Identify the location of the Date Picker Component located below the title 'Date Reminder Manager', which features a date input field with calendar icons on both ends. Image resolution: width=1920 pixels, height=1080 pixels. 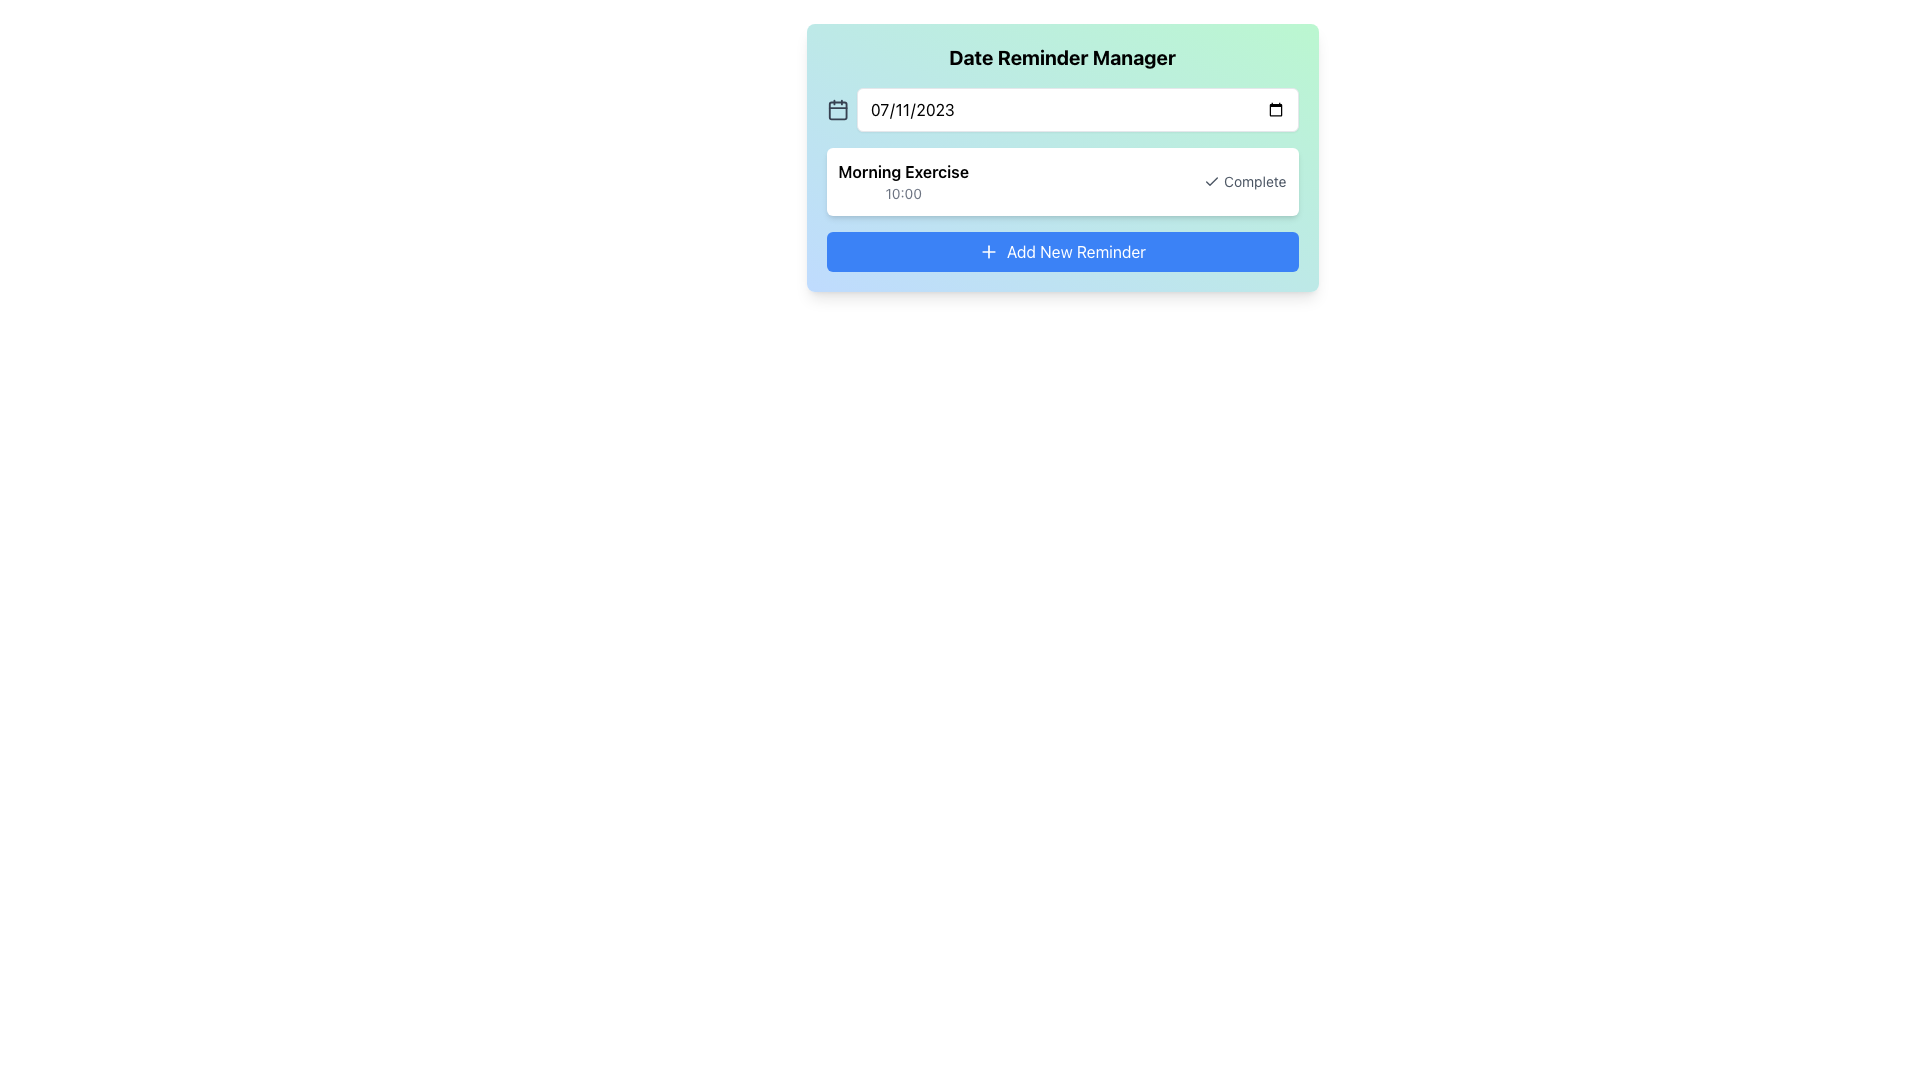
(1061, 110).